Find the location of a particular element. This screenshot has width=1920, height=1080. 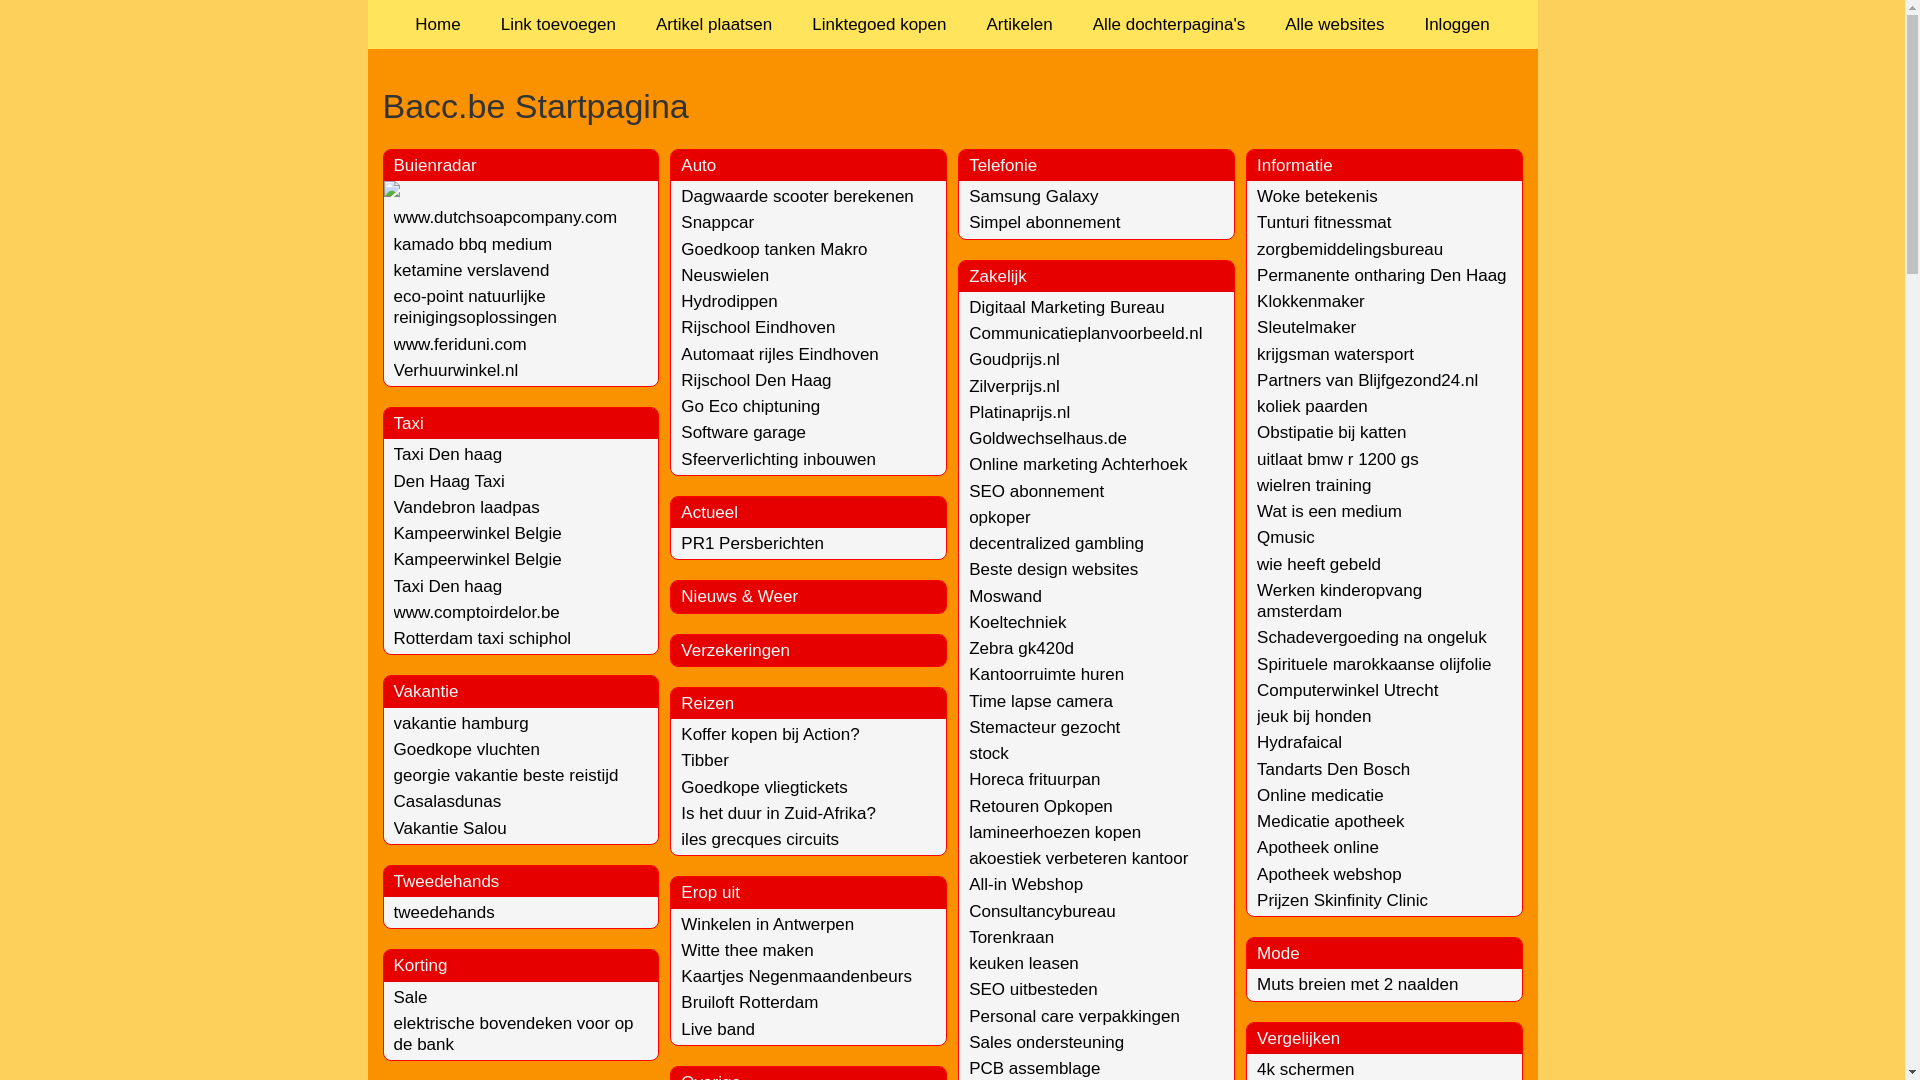

'Horeca frituurpan' is located at coordinates (1034, 778).